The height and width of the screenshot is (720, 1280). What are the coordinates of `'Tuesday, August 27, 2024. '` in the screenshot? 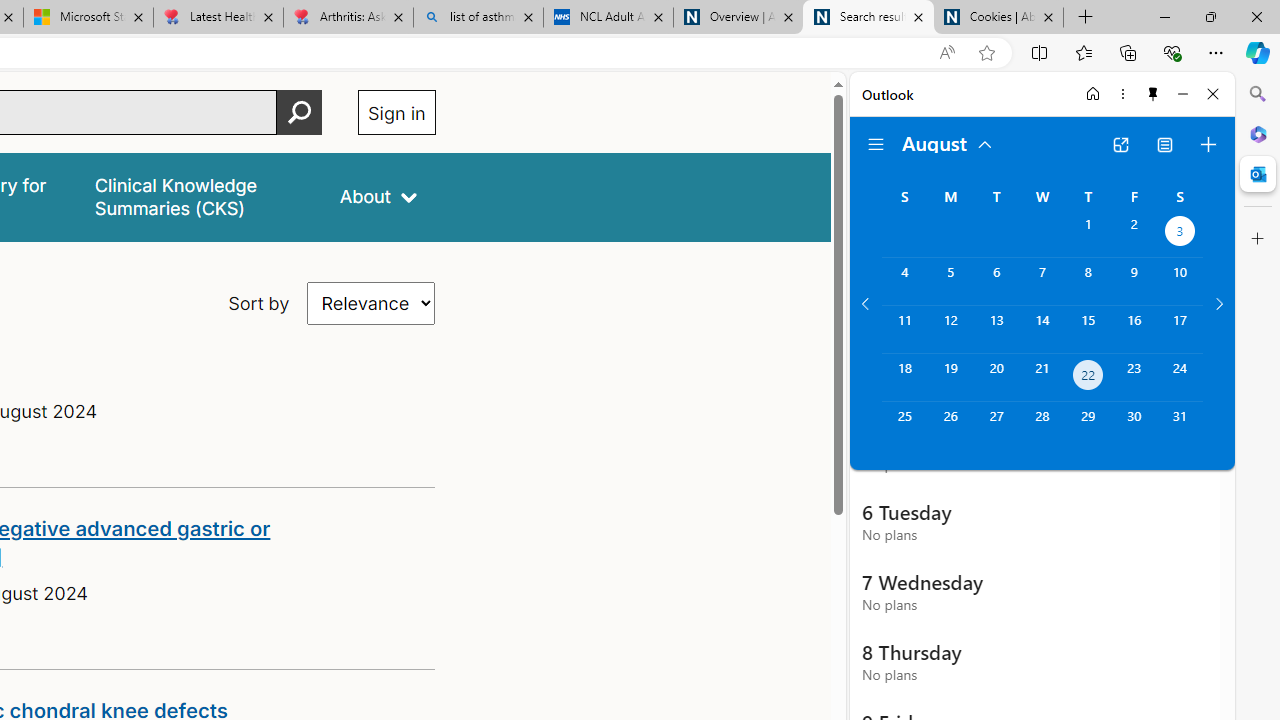 It's located at (996, 424).